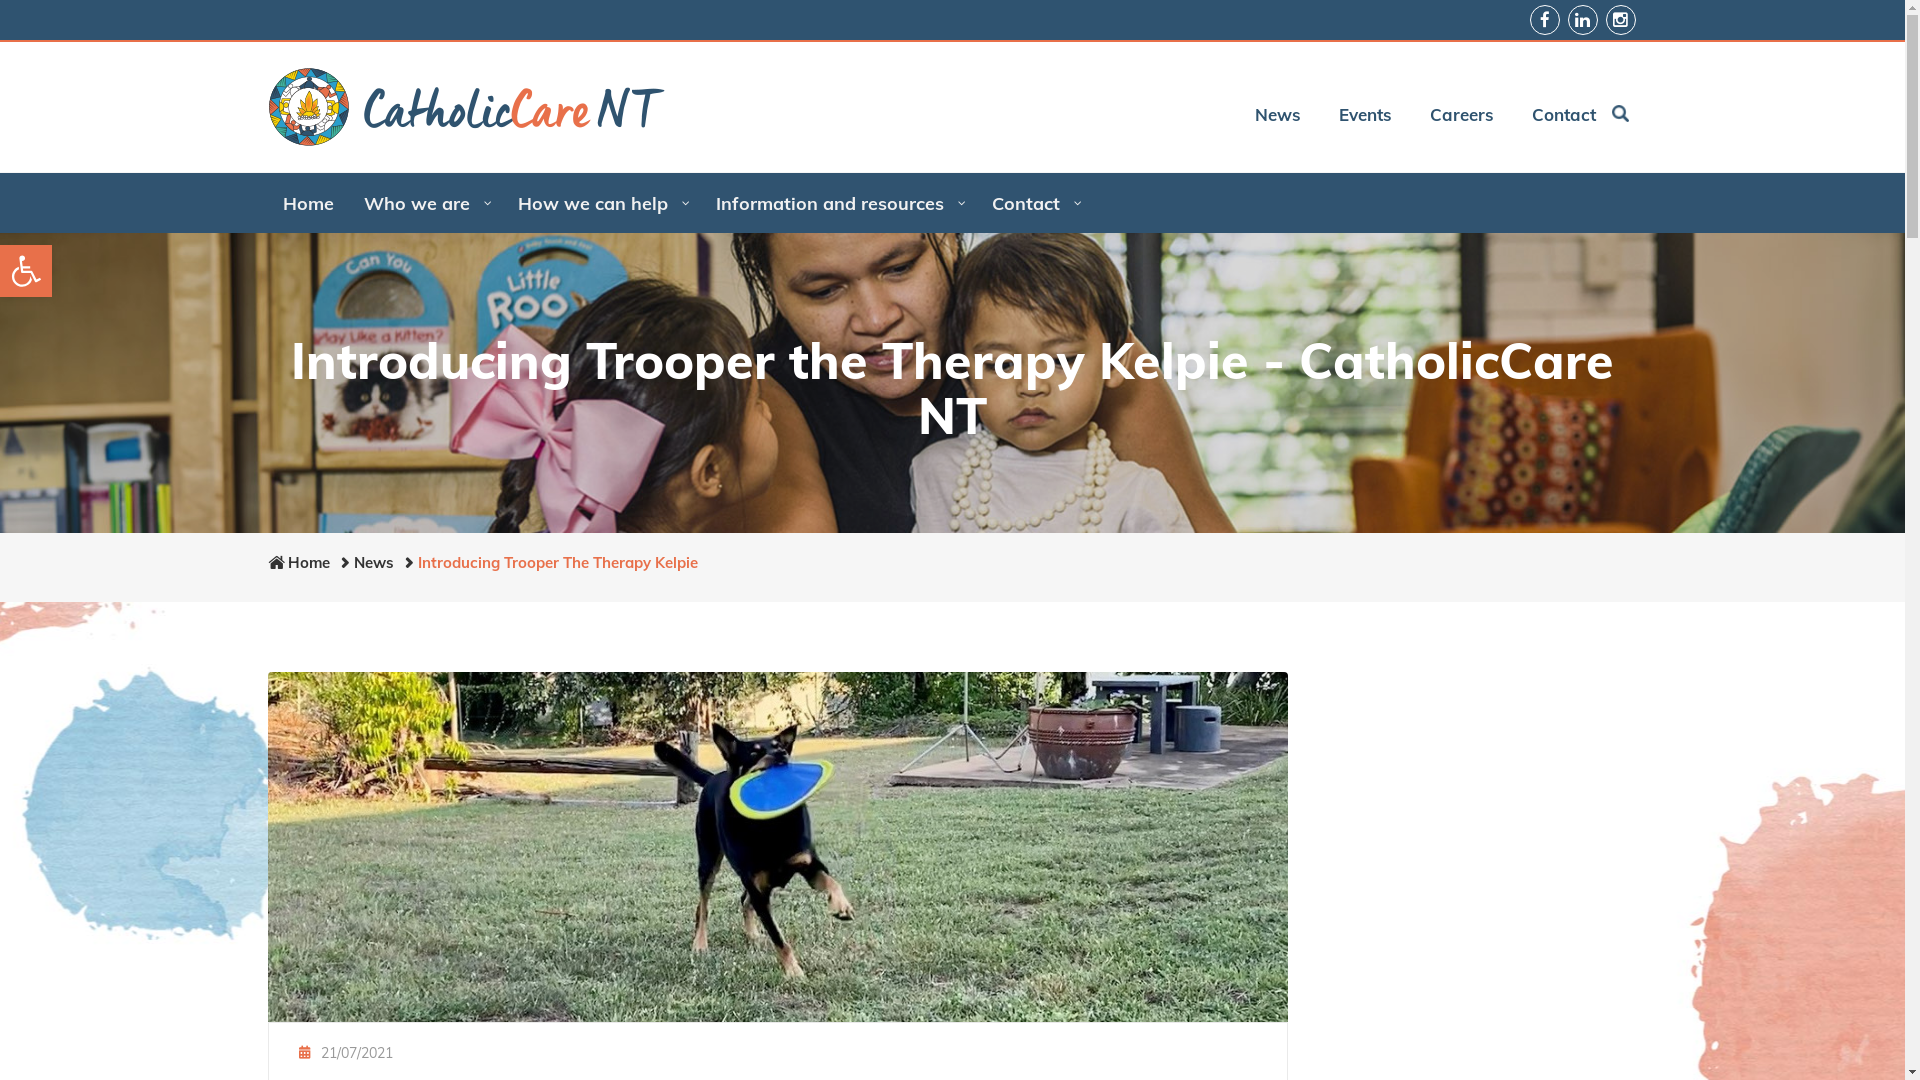  What do you see at coordinates (465, 107) in the screenshot?
I see `'Salonika'` at bounding box center [465, 107].